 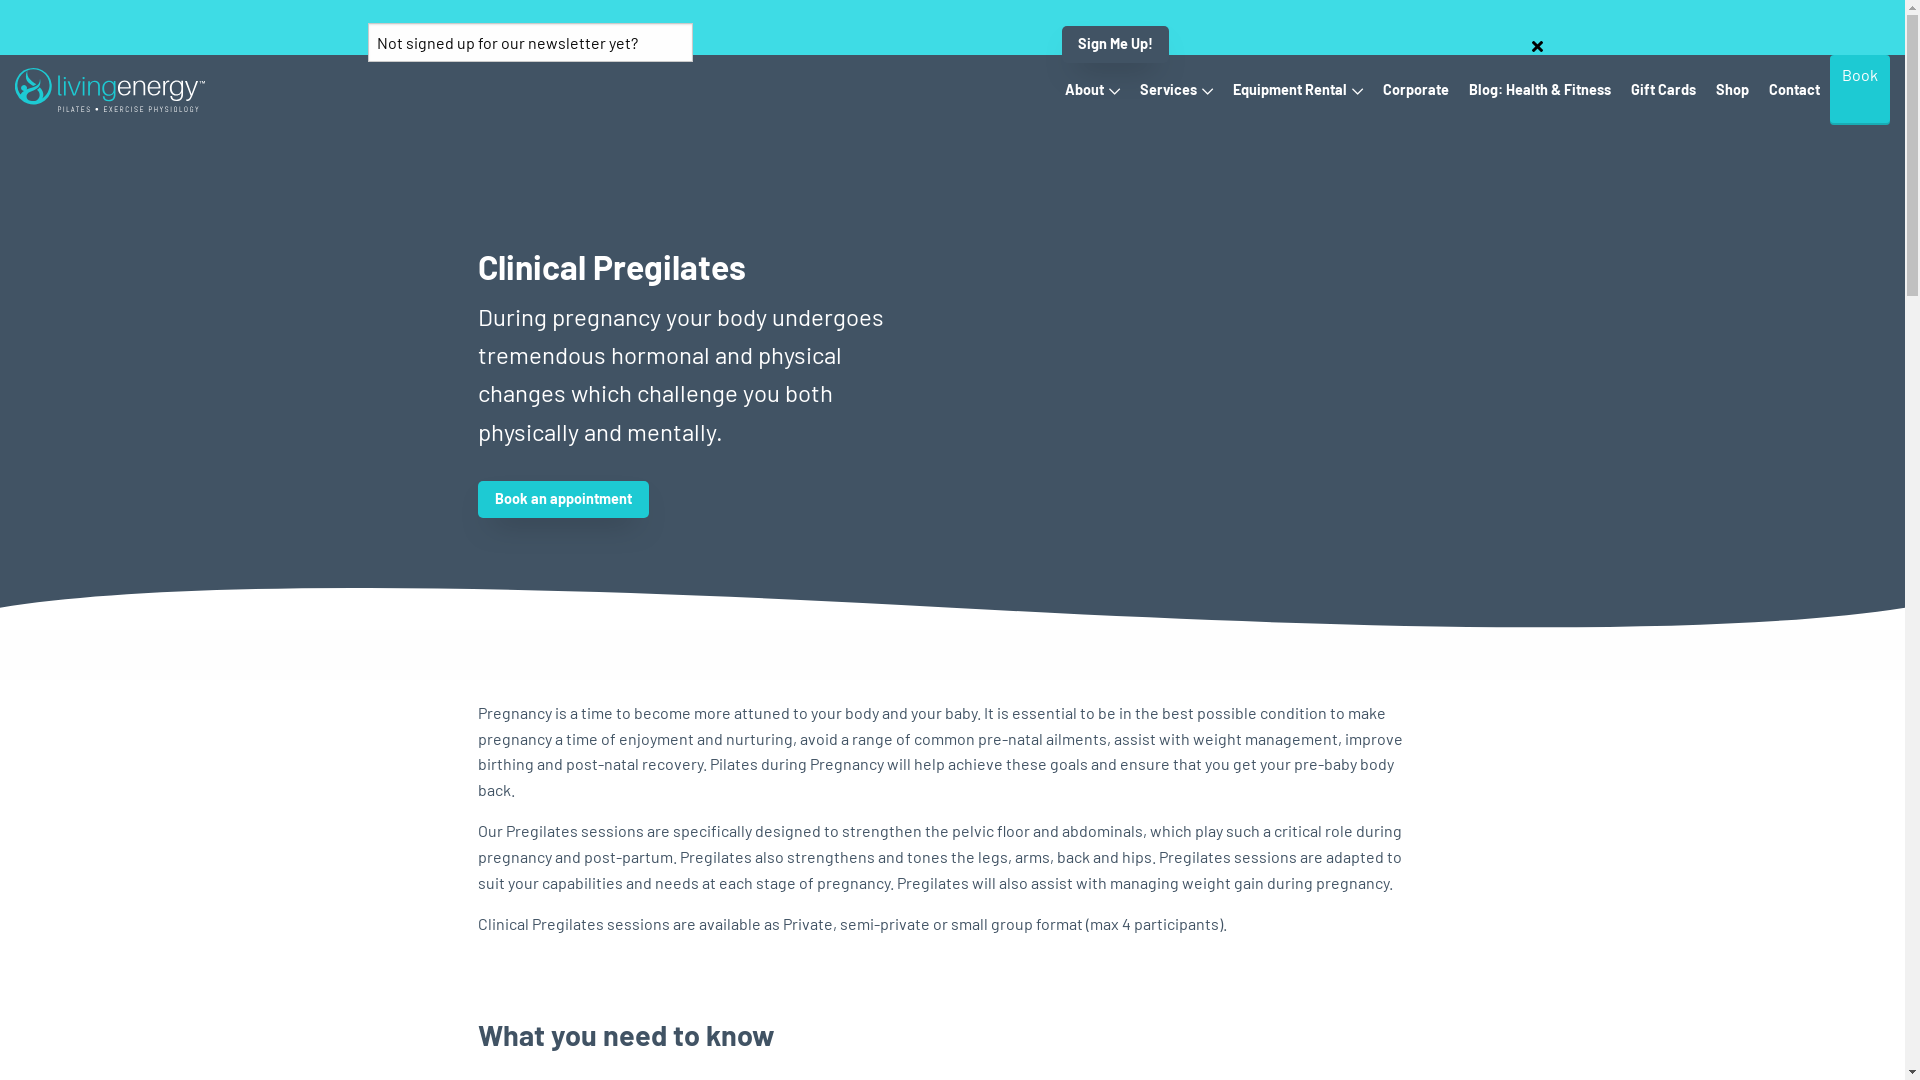 I want to click on 'Blog: Health & Fitness', so click(x=1539, y=88).